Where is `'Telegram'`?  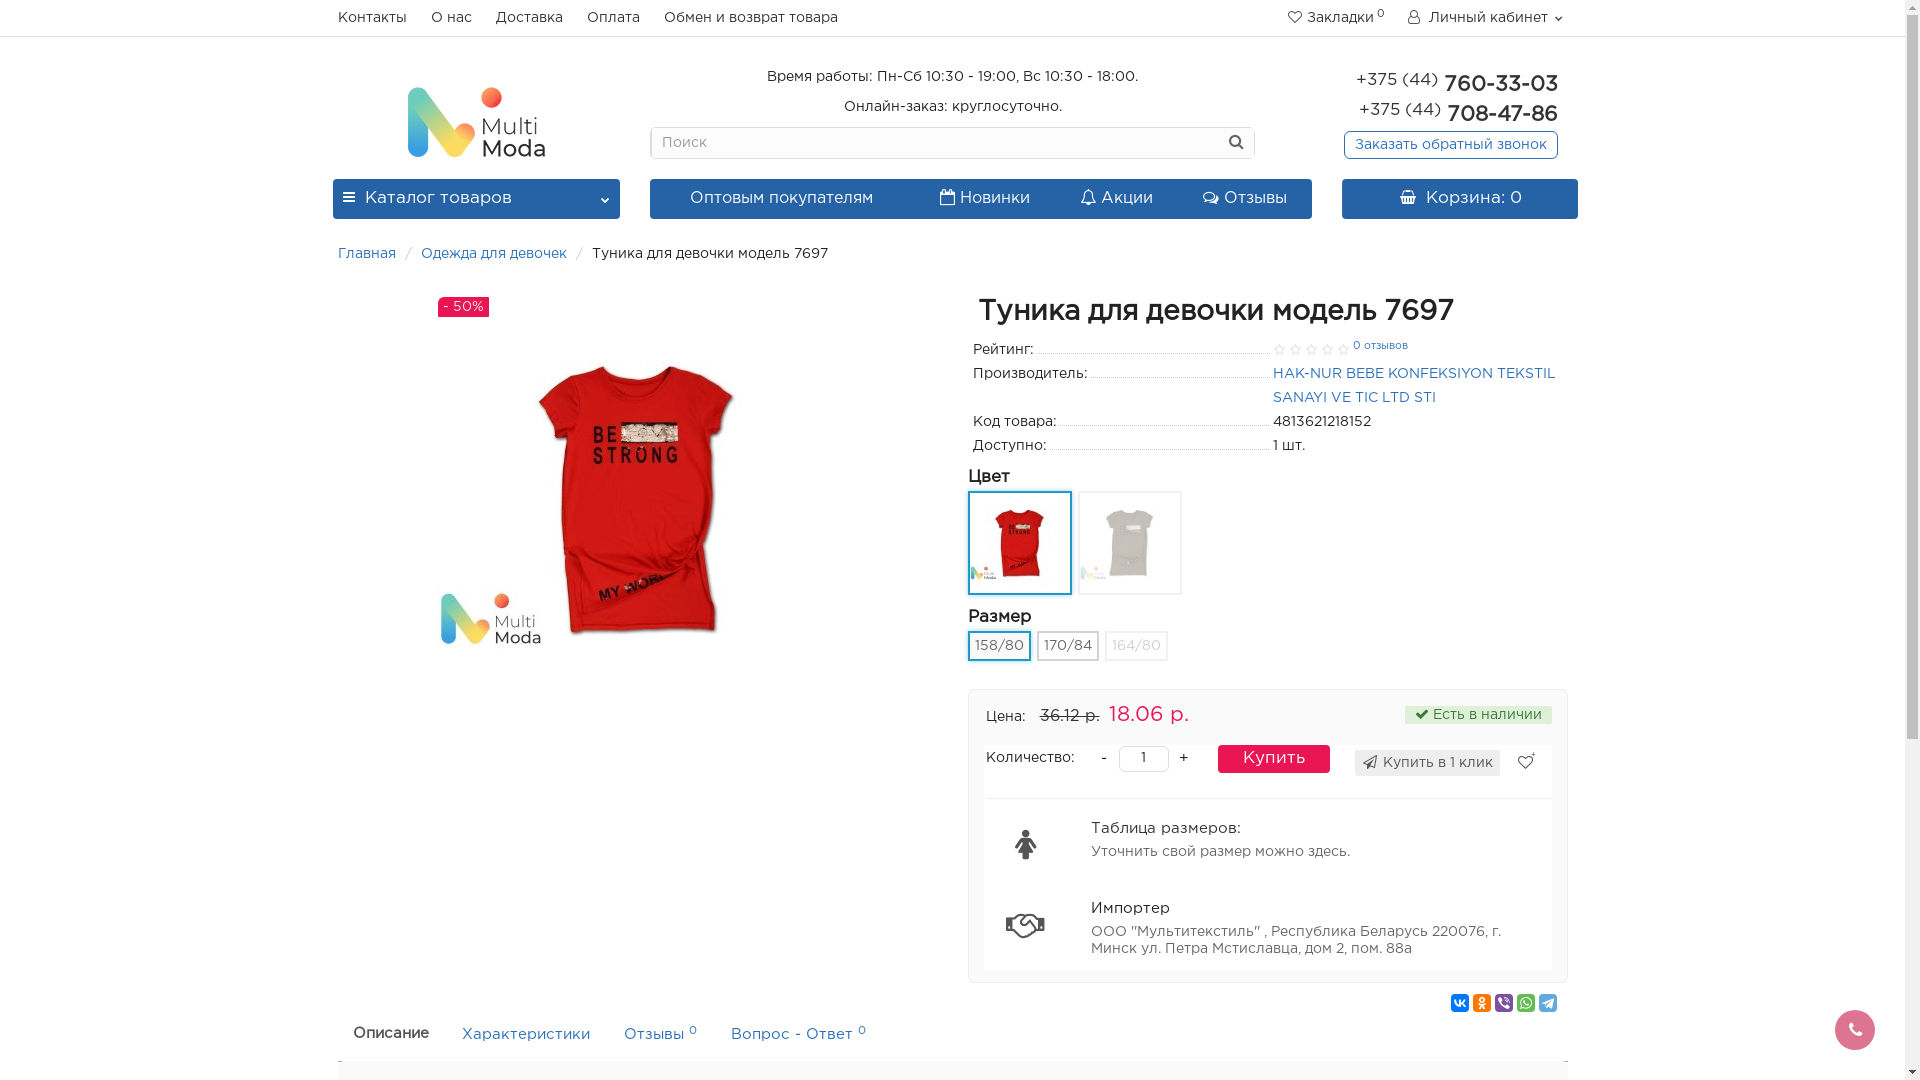 'Telegram' is located at coordinates (1545, 1002).